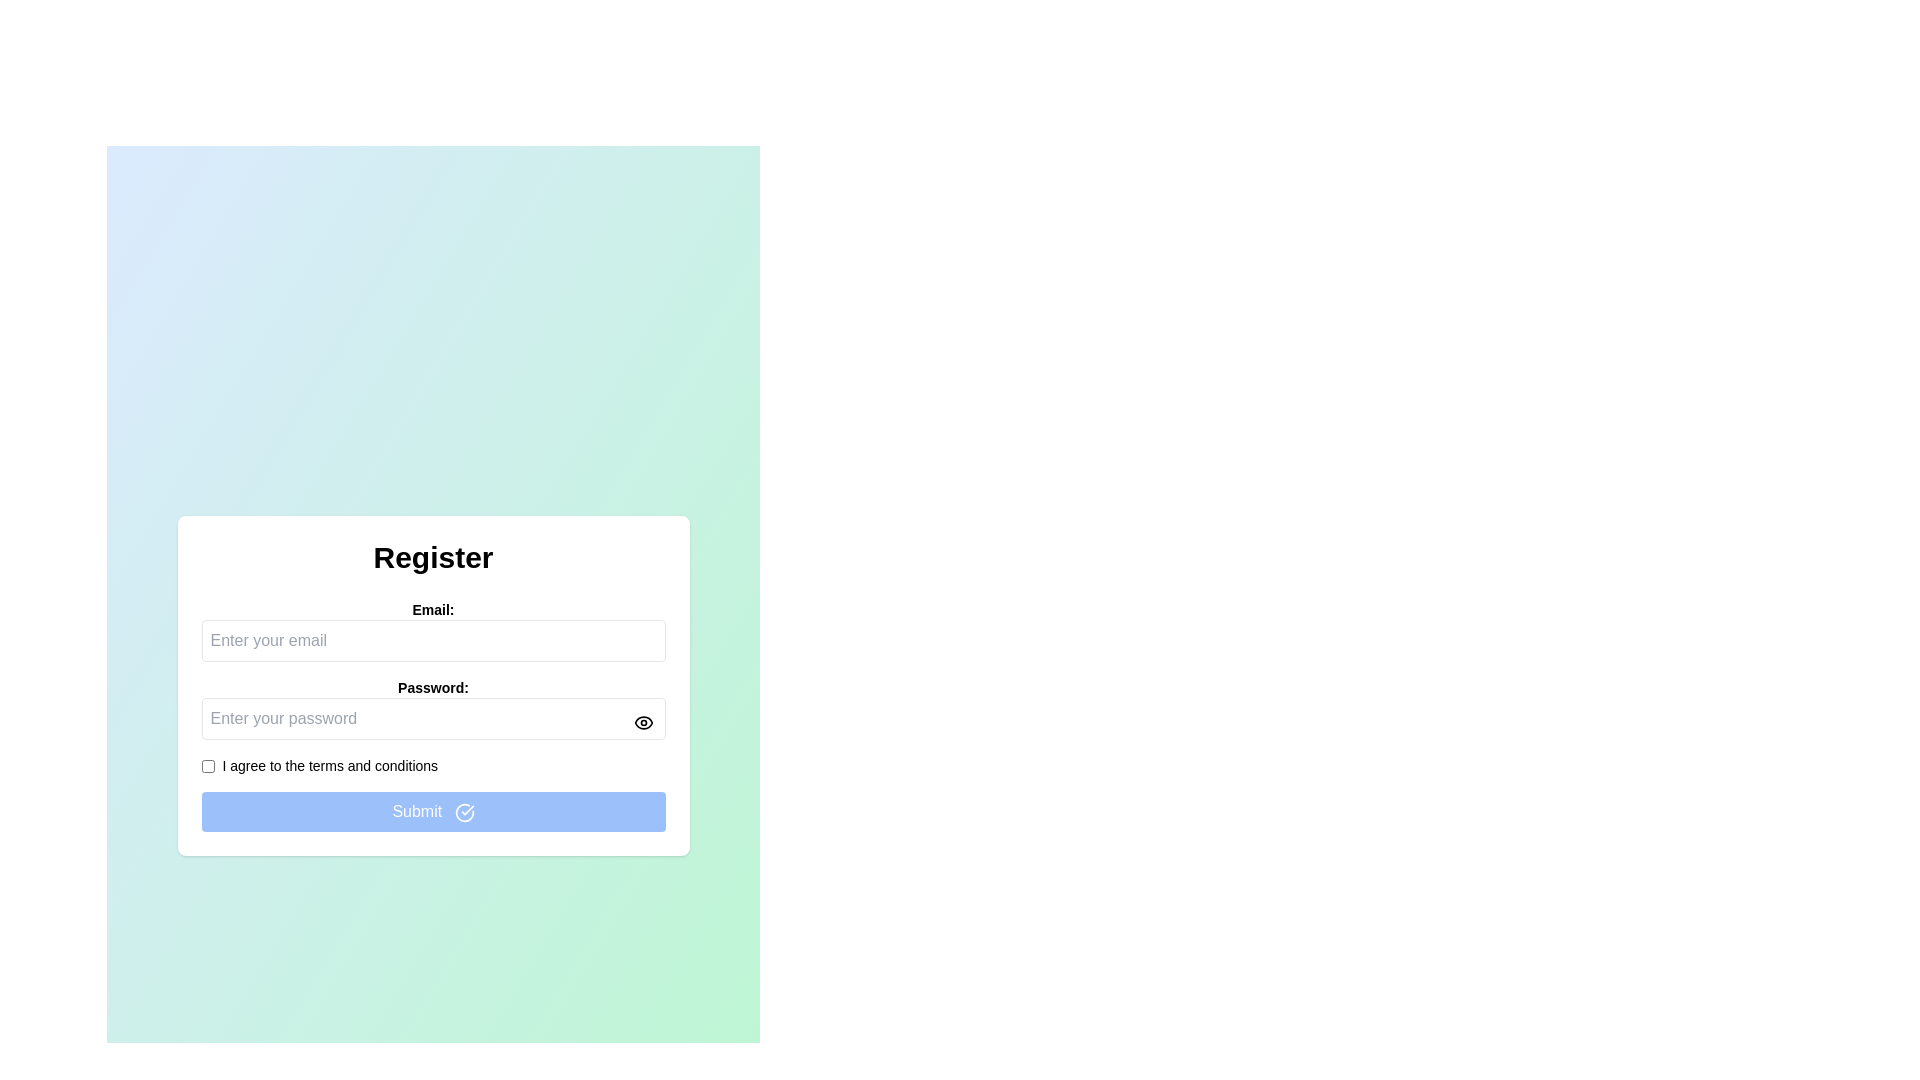 Image resolution: width=1920 pixels, height=1080 pixels. Describe the element at coordinates (643, 722) in the screenshot. I see `the center of the toggle visibility icon located adjacent to the password input field` at that location.